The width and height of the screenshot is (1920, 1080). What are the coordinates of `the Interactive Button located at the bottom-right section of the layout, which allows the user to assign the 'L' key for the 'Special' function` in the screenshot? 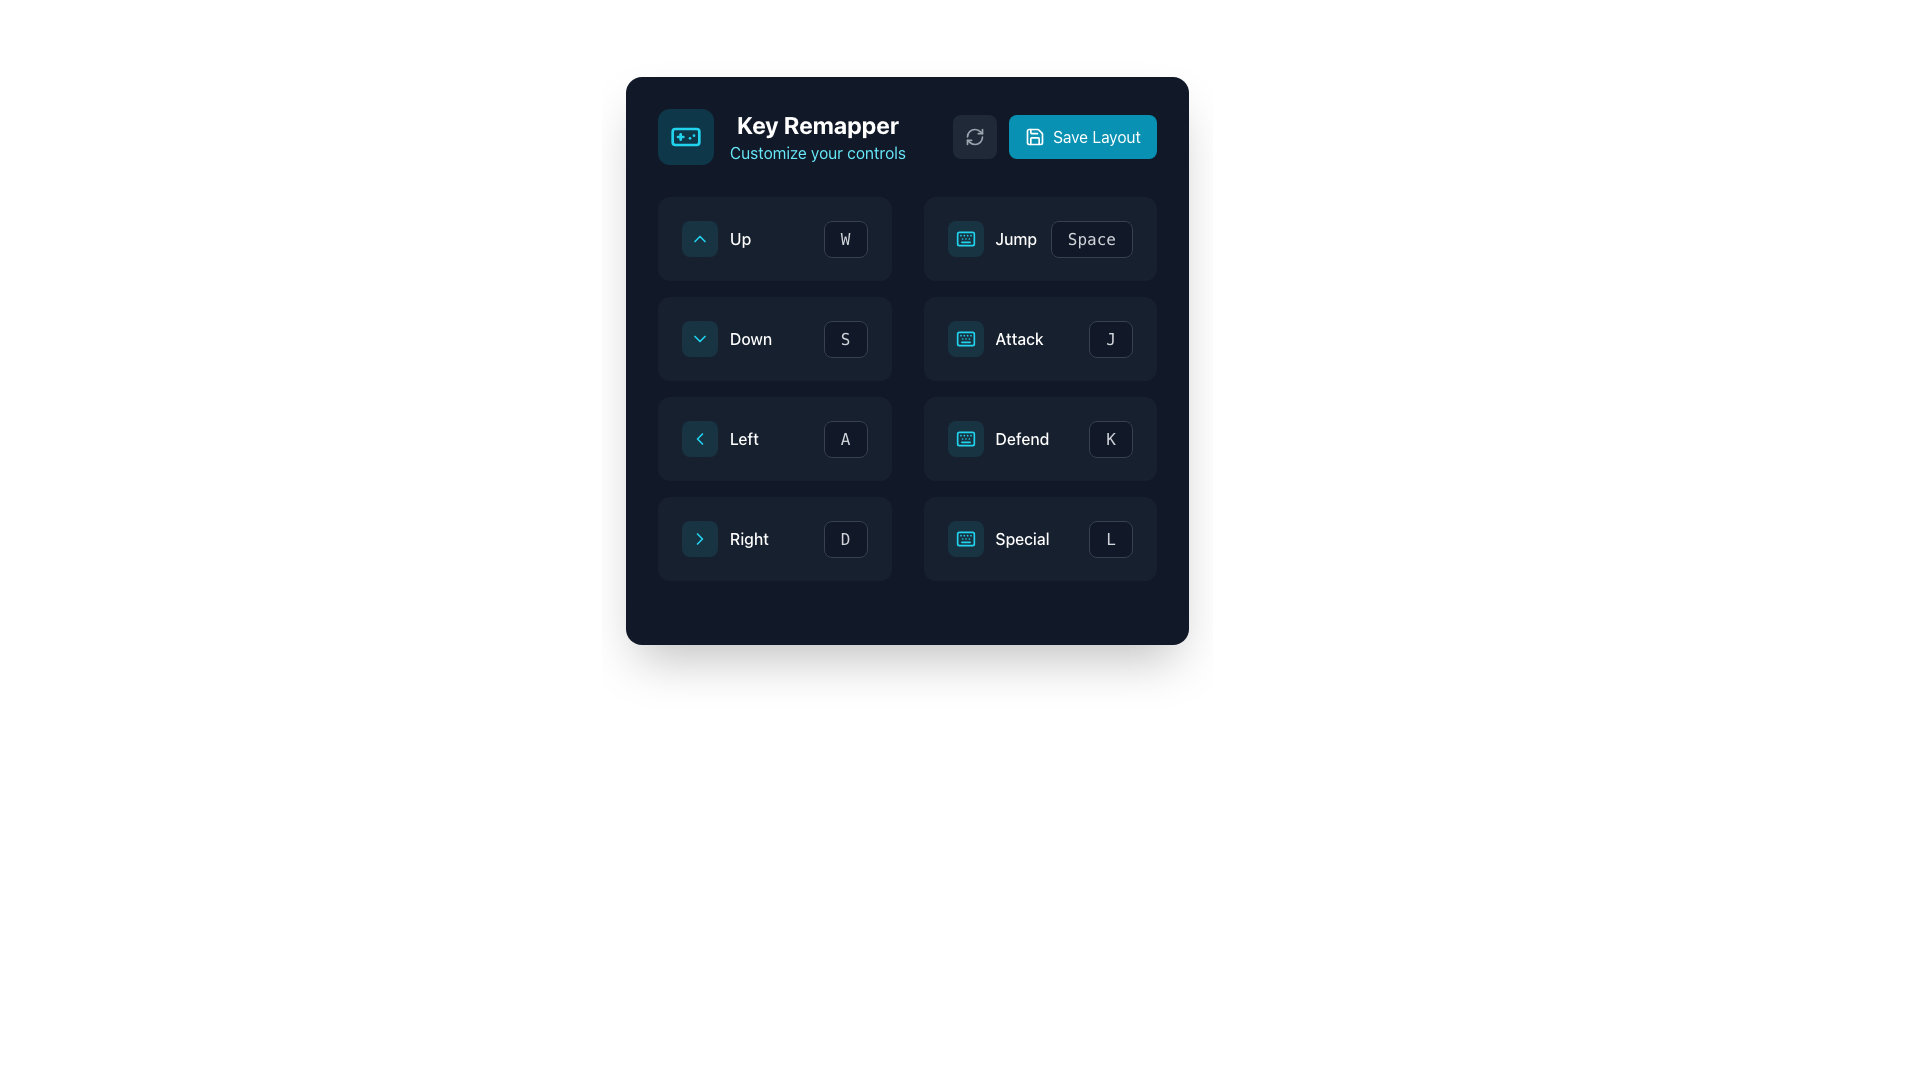 It's located at (1040, 538).